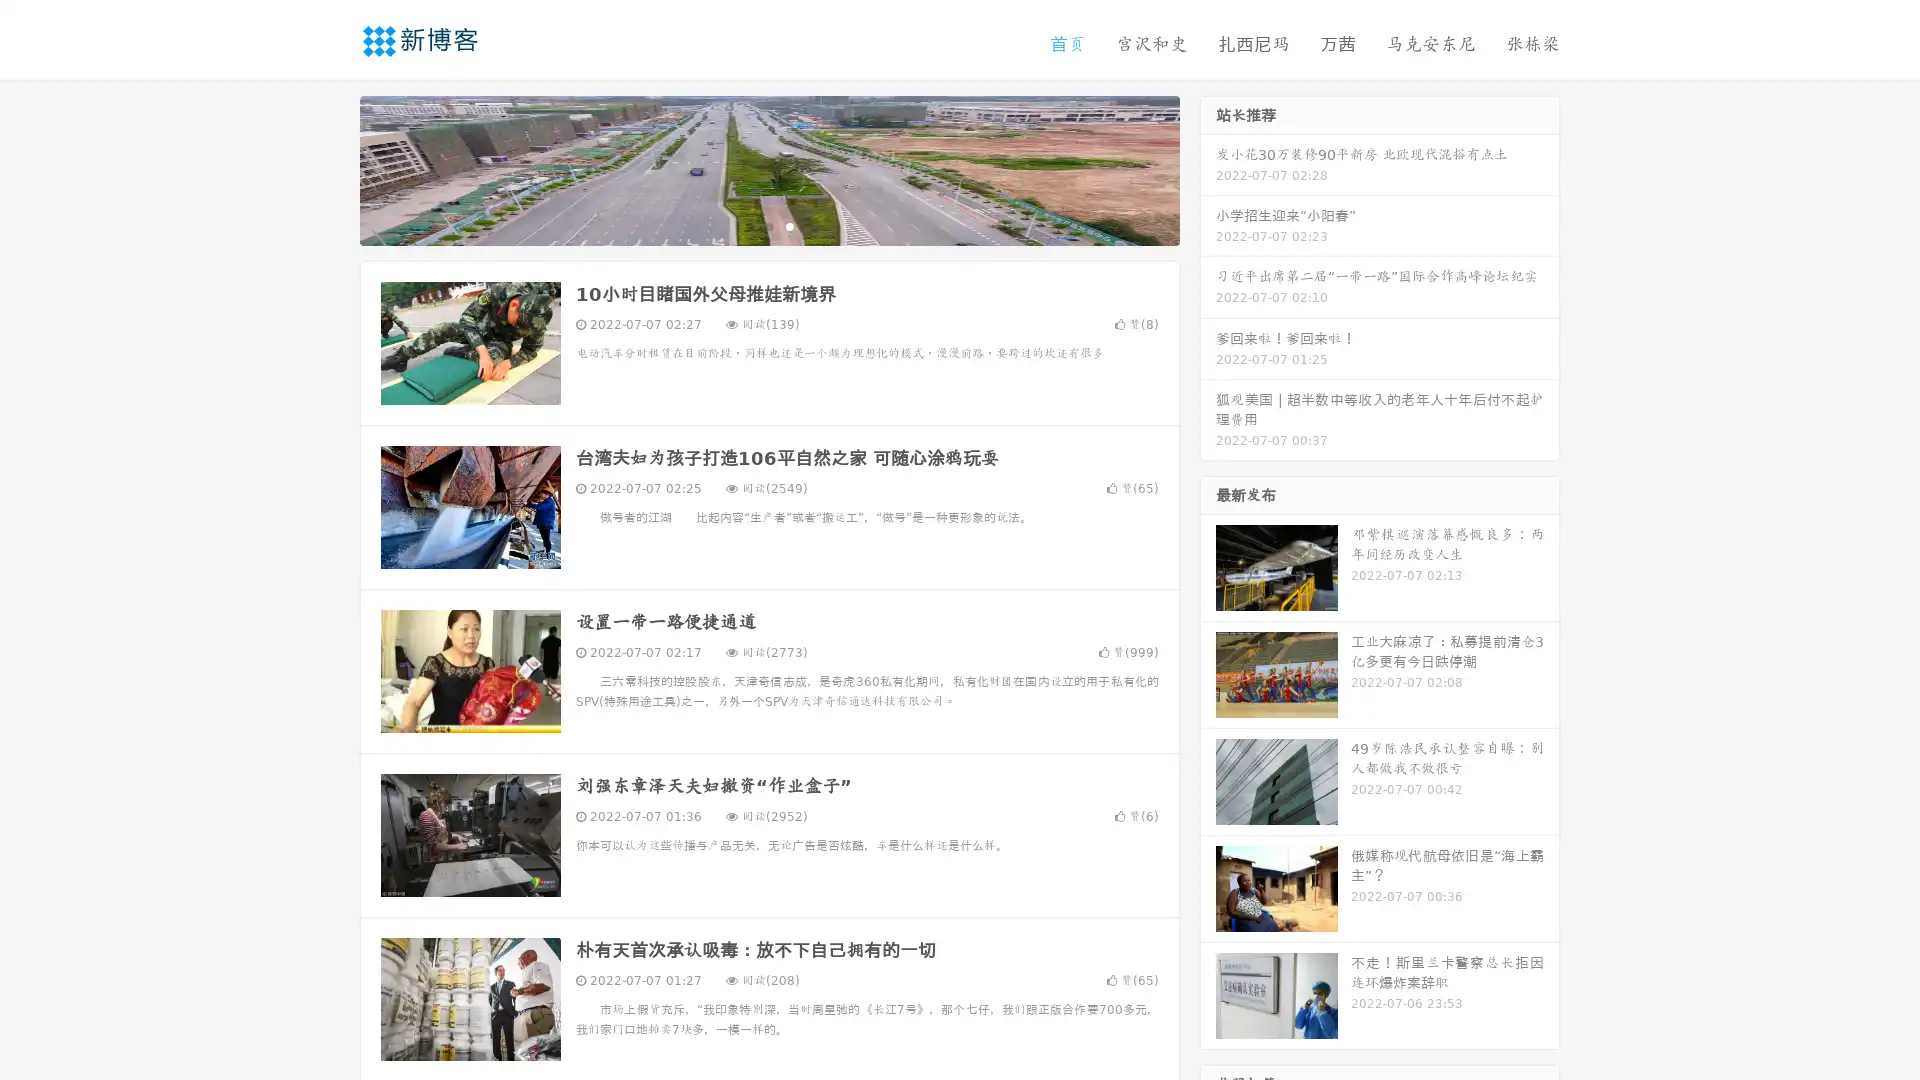 The width and height of the screenshot is (1920, 1080). What do you see at coordinates (1208, 168) in the screenshot?
I see `Next slide` at bounding box center [1208, 168].